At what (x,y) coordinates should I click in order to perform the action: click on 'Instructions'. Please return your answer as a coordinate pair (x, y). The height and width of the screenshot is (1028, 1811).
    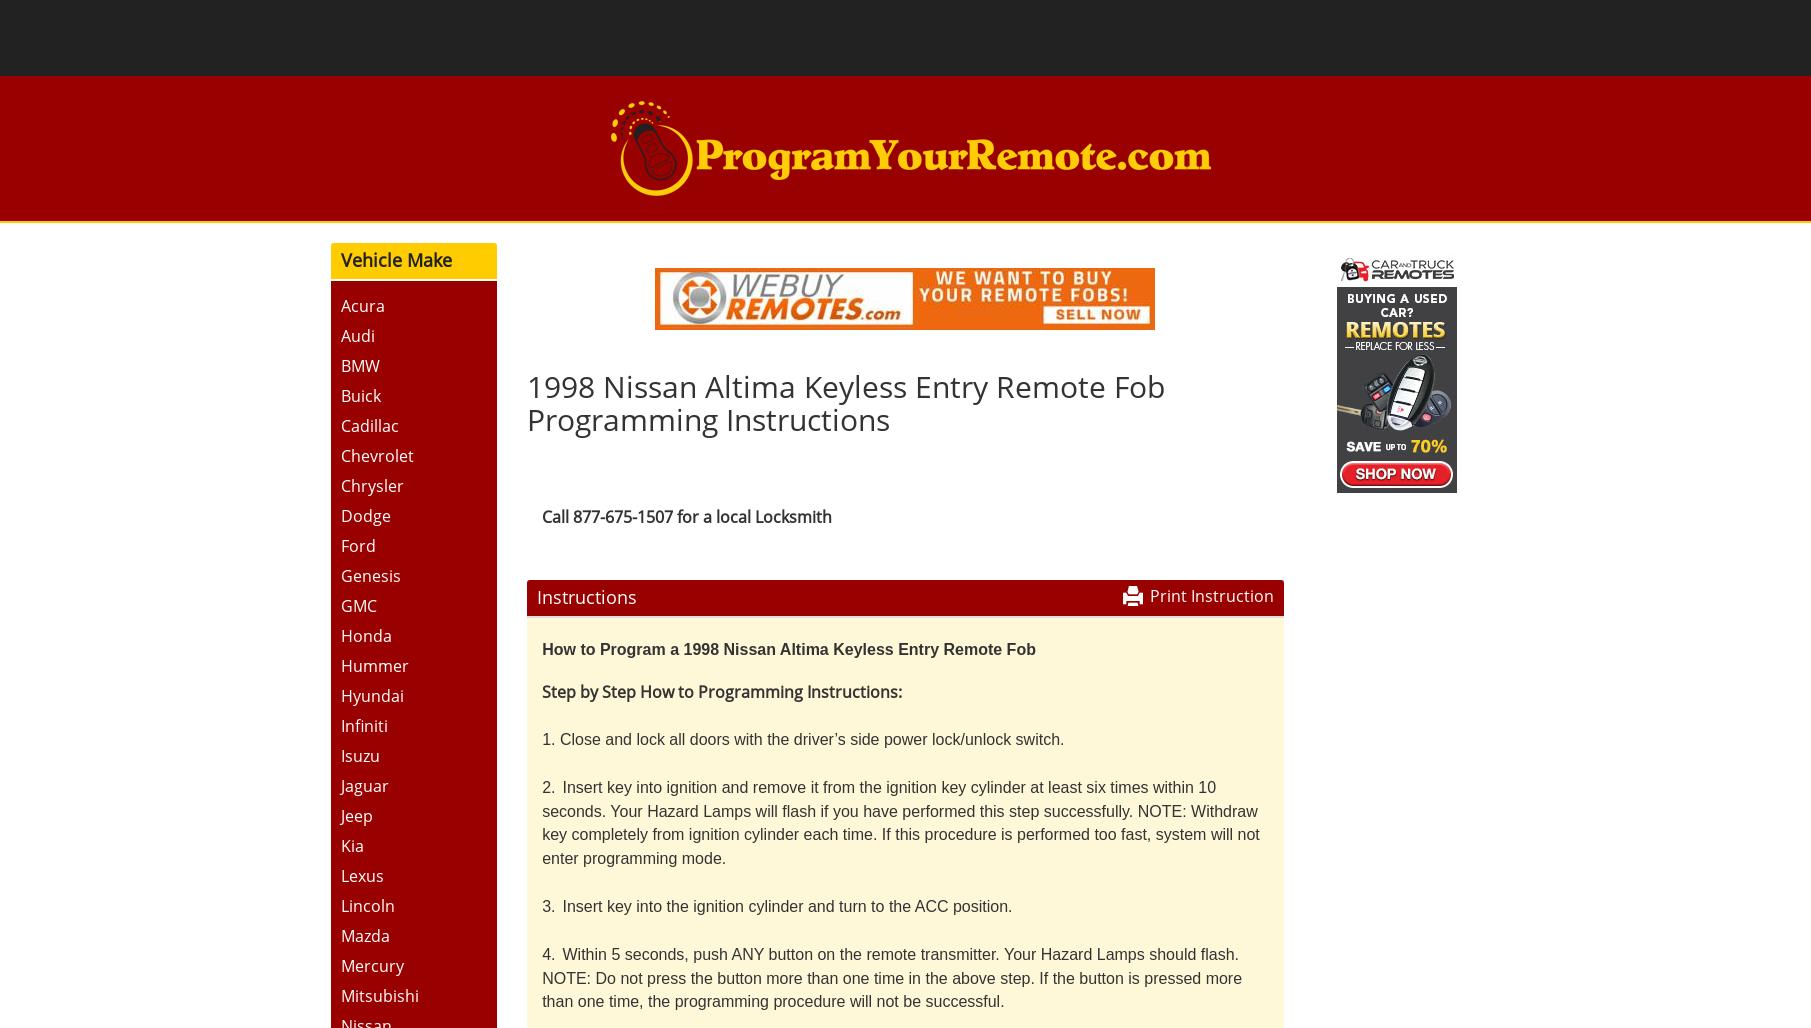
    Looking at the image, I should click on (585, 595).